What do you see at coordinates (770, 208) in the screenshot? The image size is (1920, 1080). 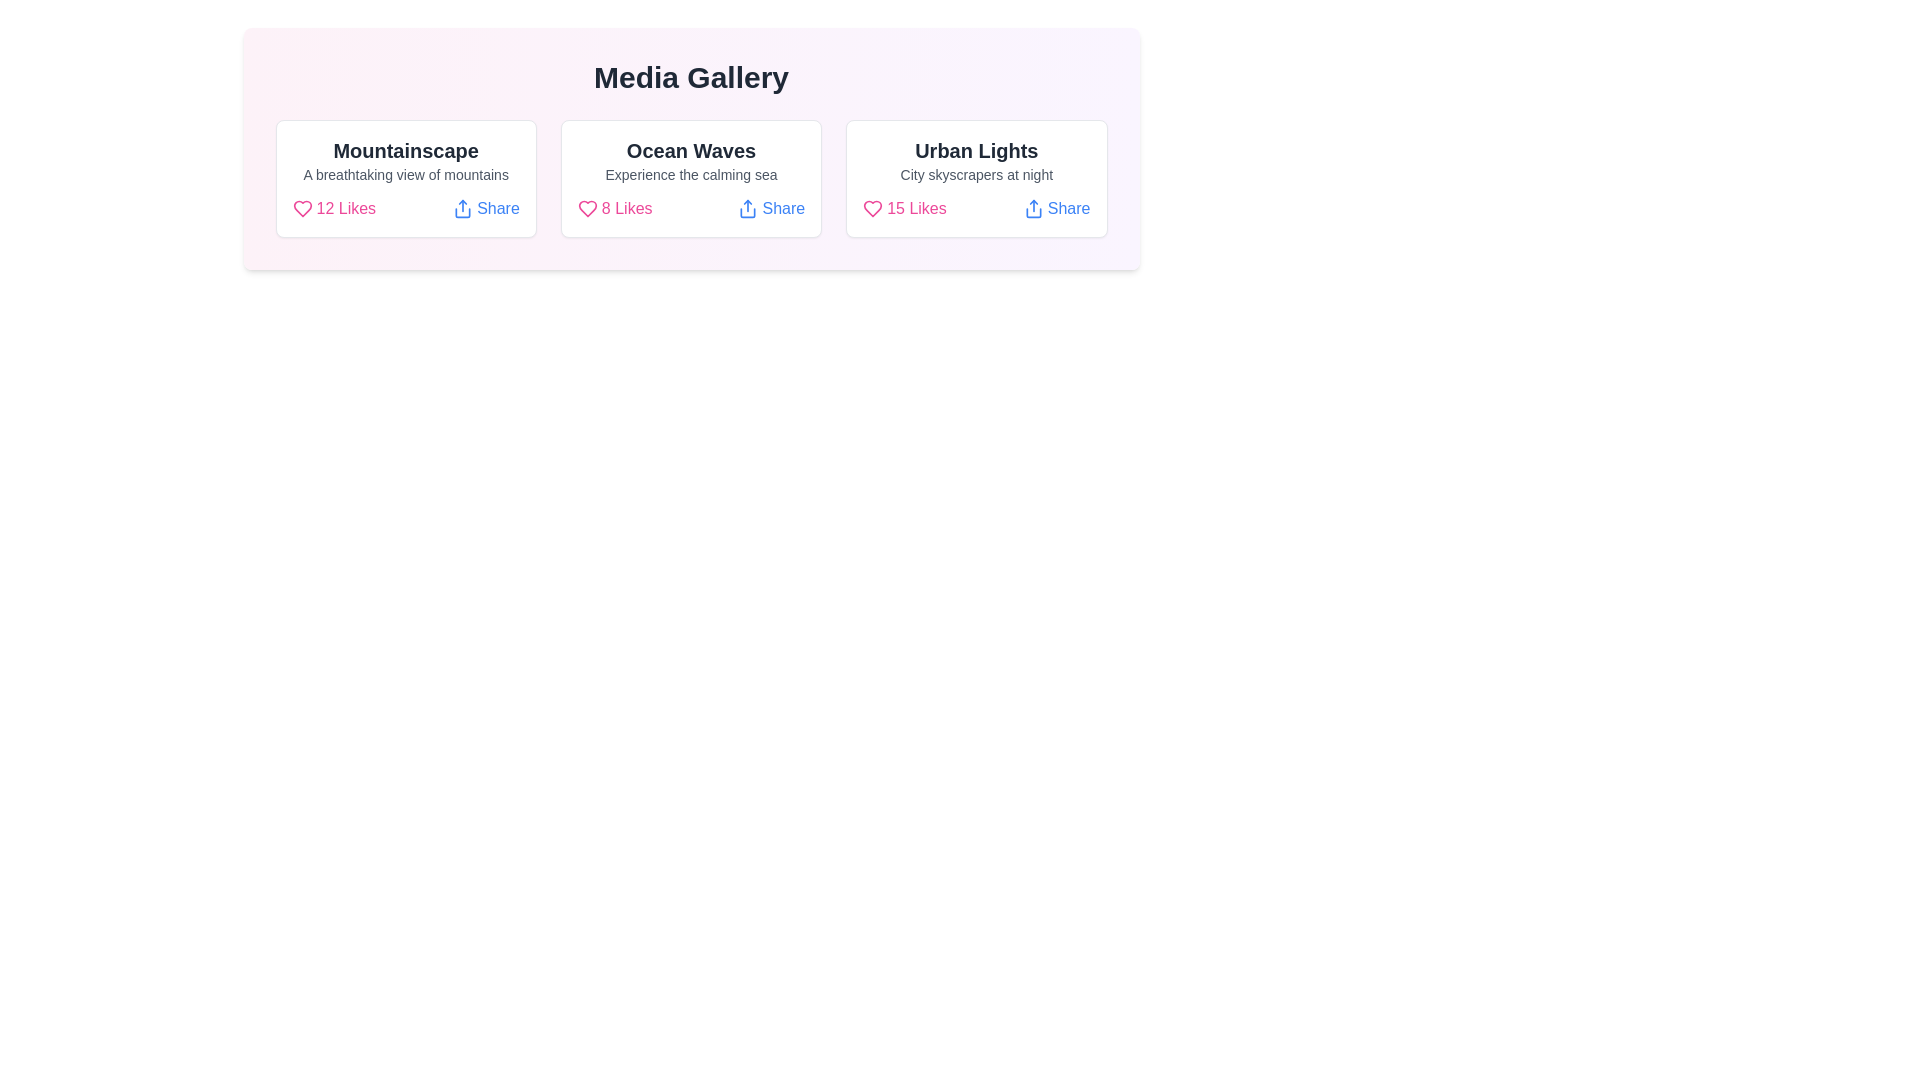 I see `the 'Share' button for the item titled 'Ocean Waves'` at bounding box center [770, 208].